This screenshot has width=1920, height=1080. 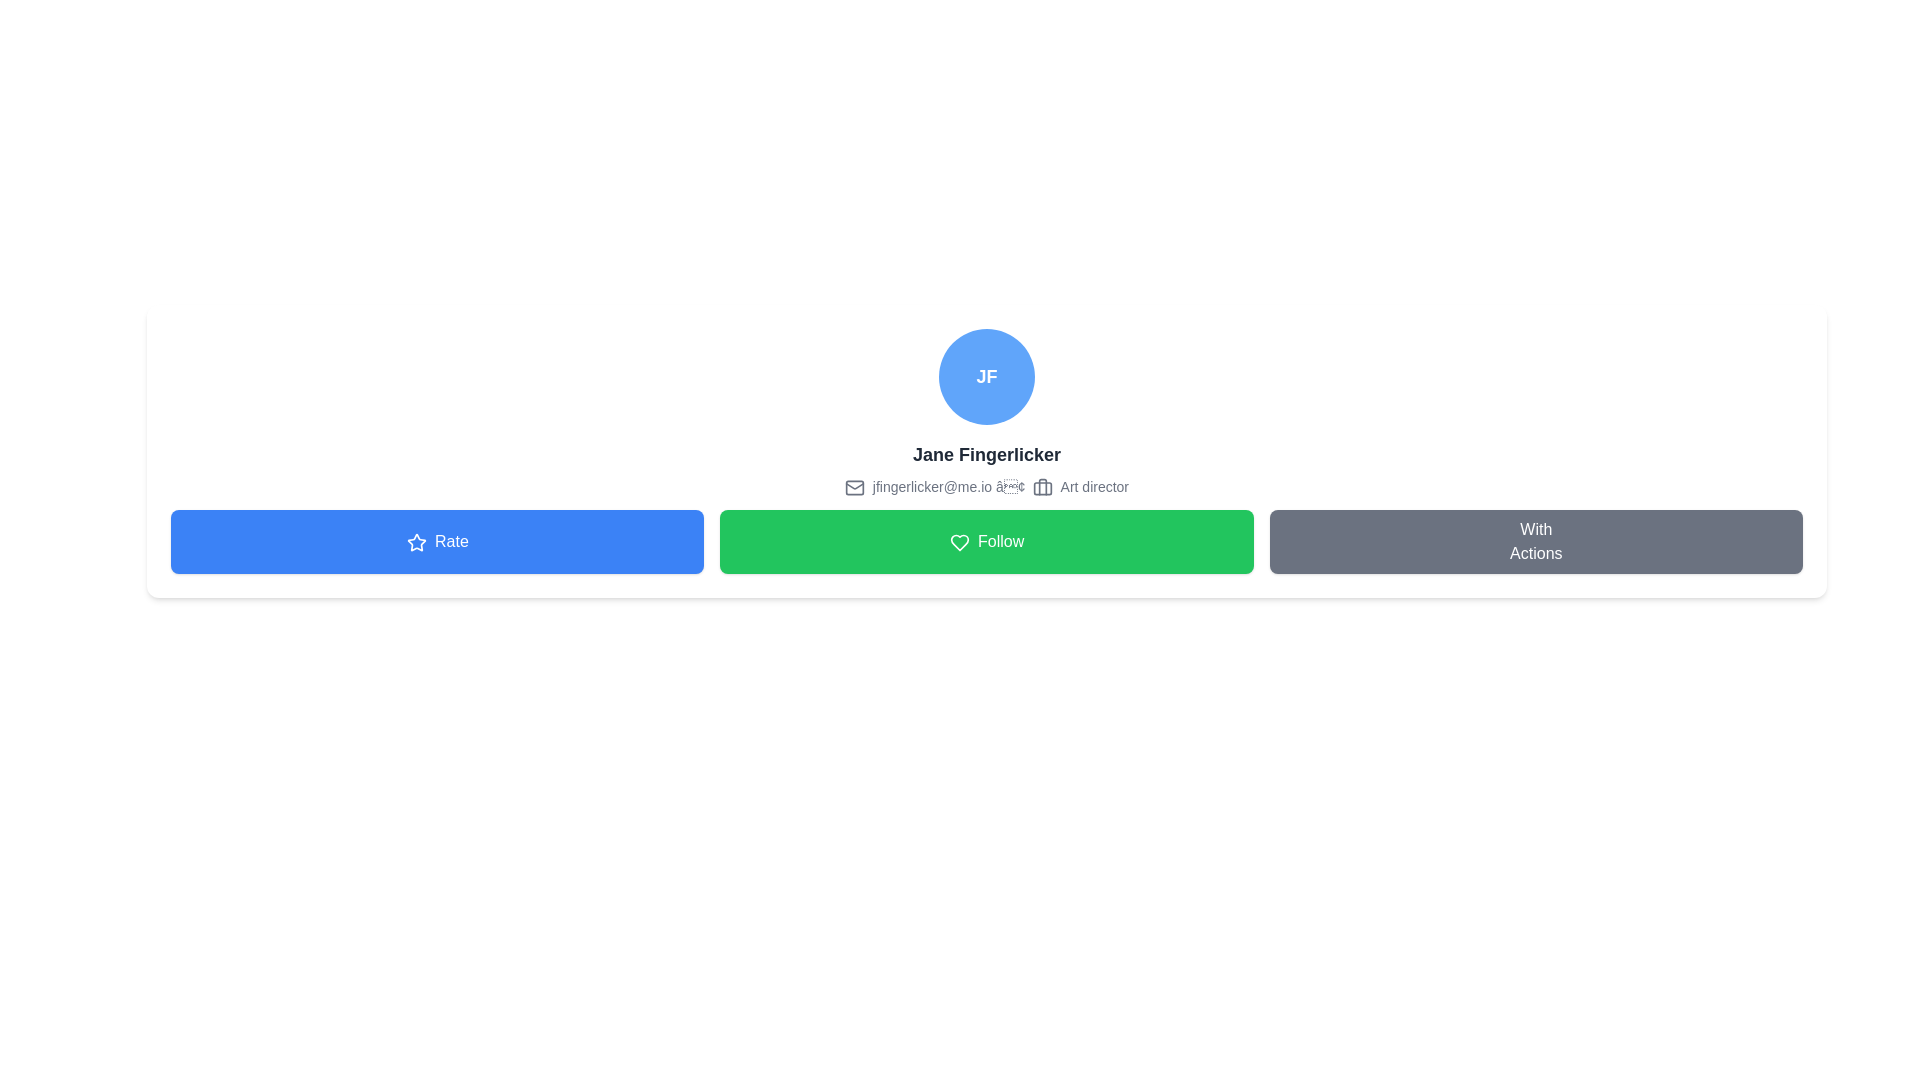 What do you see at coordinates (958, 543) in the screenshot?
I see `the decorative icon located on the left side of the 'Follow' button, which visually represents liking or following actions` at bounding box center [958, 543].